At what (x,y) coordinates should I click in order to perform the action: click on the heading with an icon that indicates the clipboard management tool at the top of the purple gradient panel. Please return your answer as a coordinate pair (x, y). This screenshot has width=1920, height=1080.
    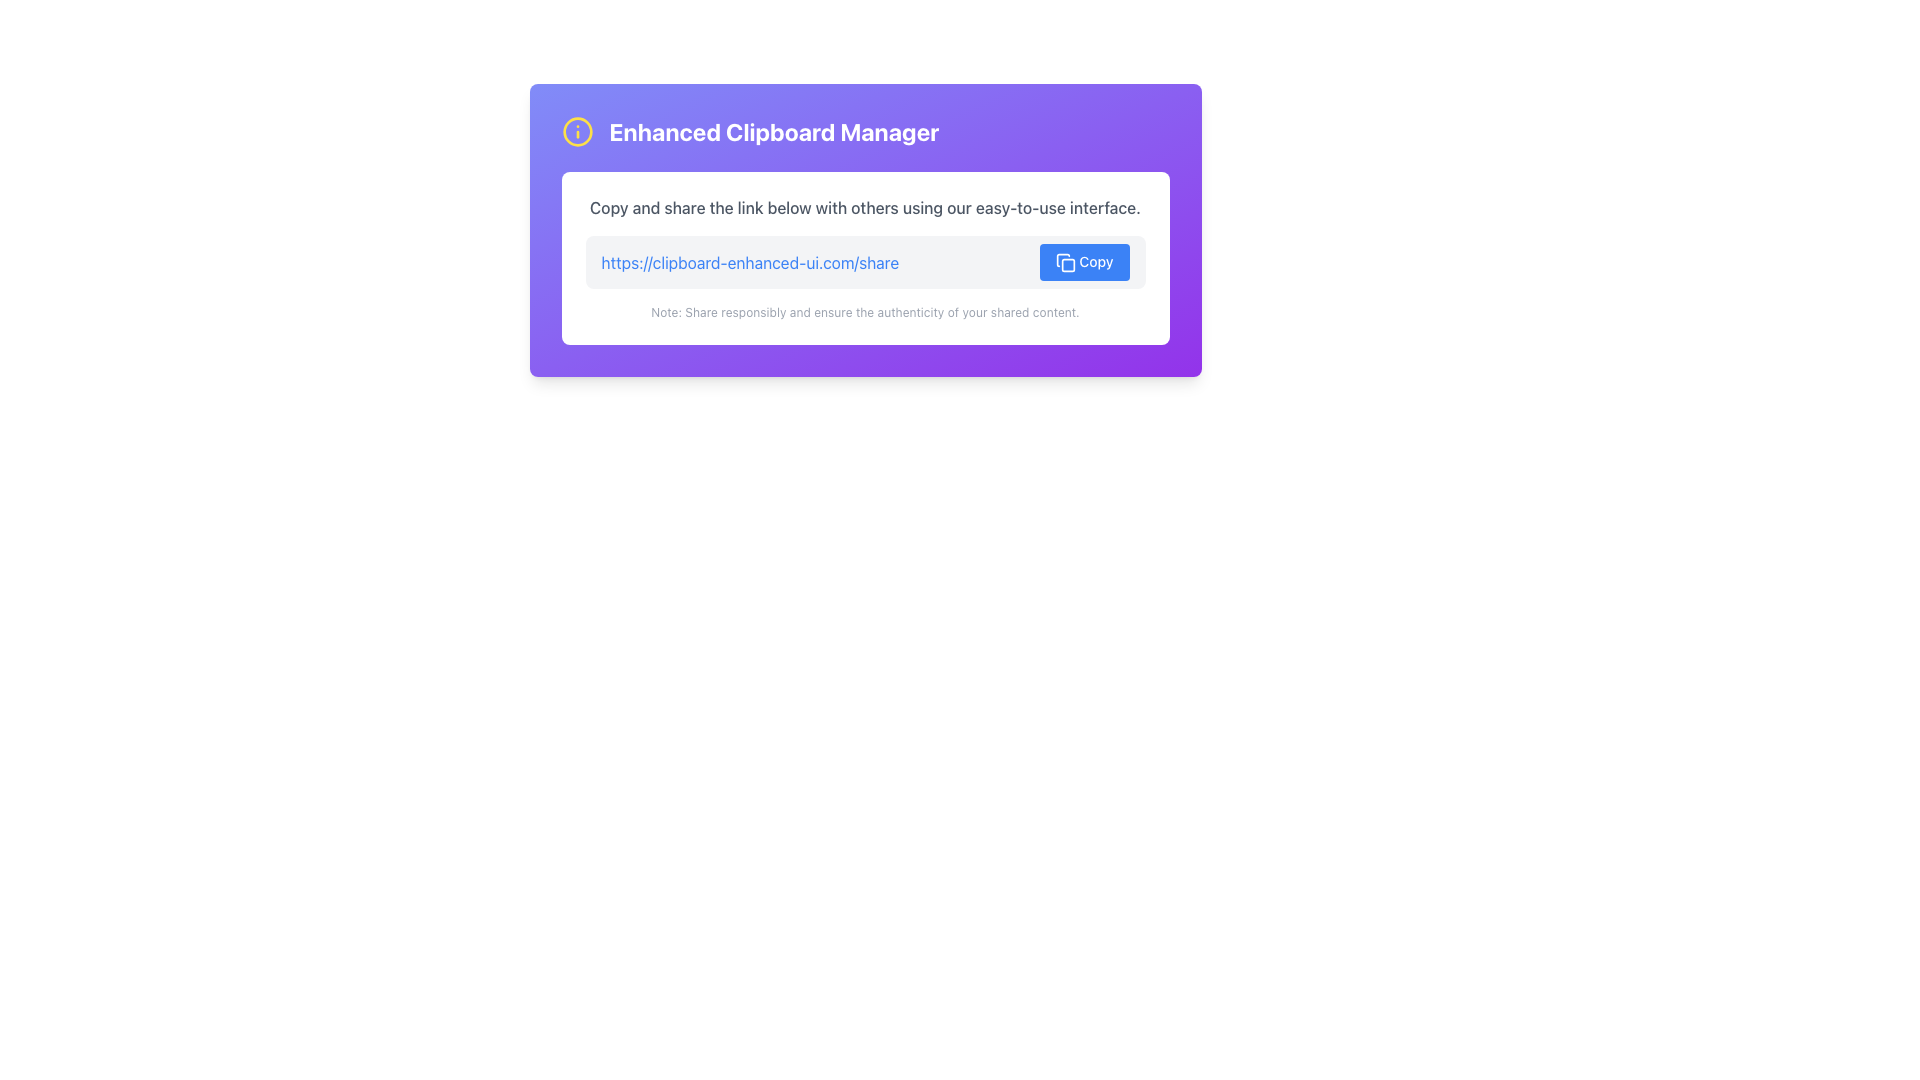
    Looking at the image, I should click on (865, 131).